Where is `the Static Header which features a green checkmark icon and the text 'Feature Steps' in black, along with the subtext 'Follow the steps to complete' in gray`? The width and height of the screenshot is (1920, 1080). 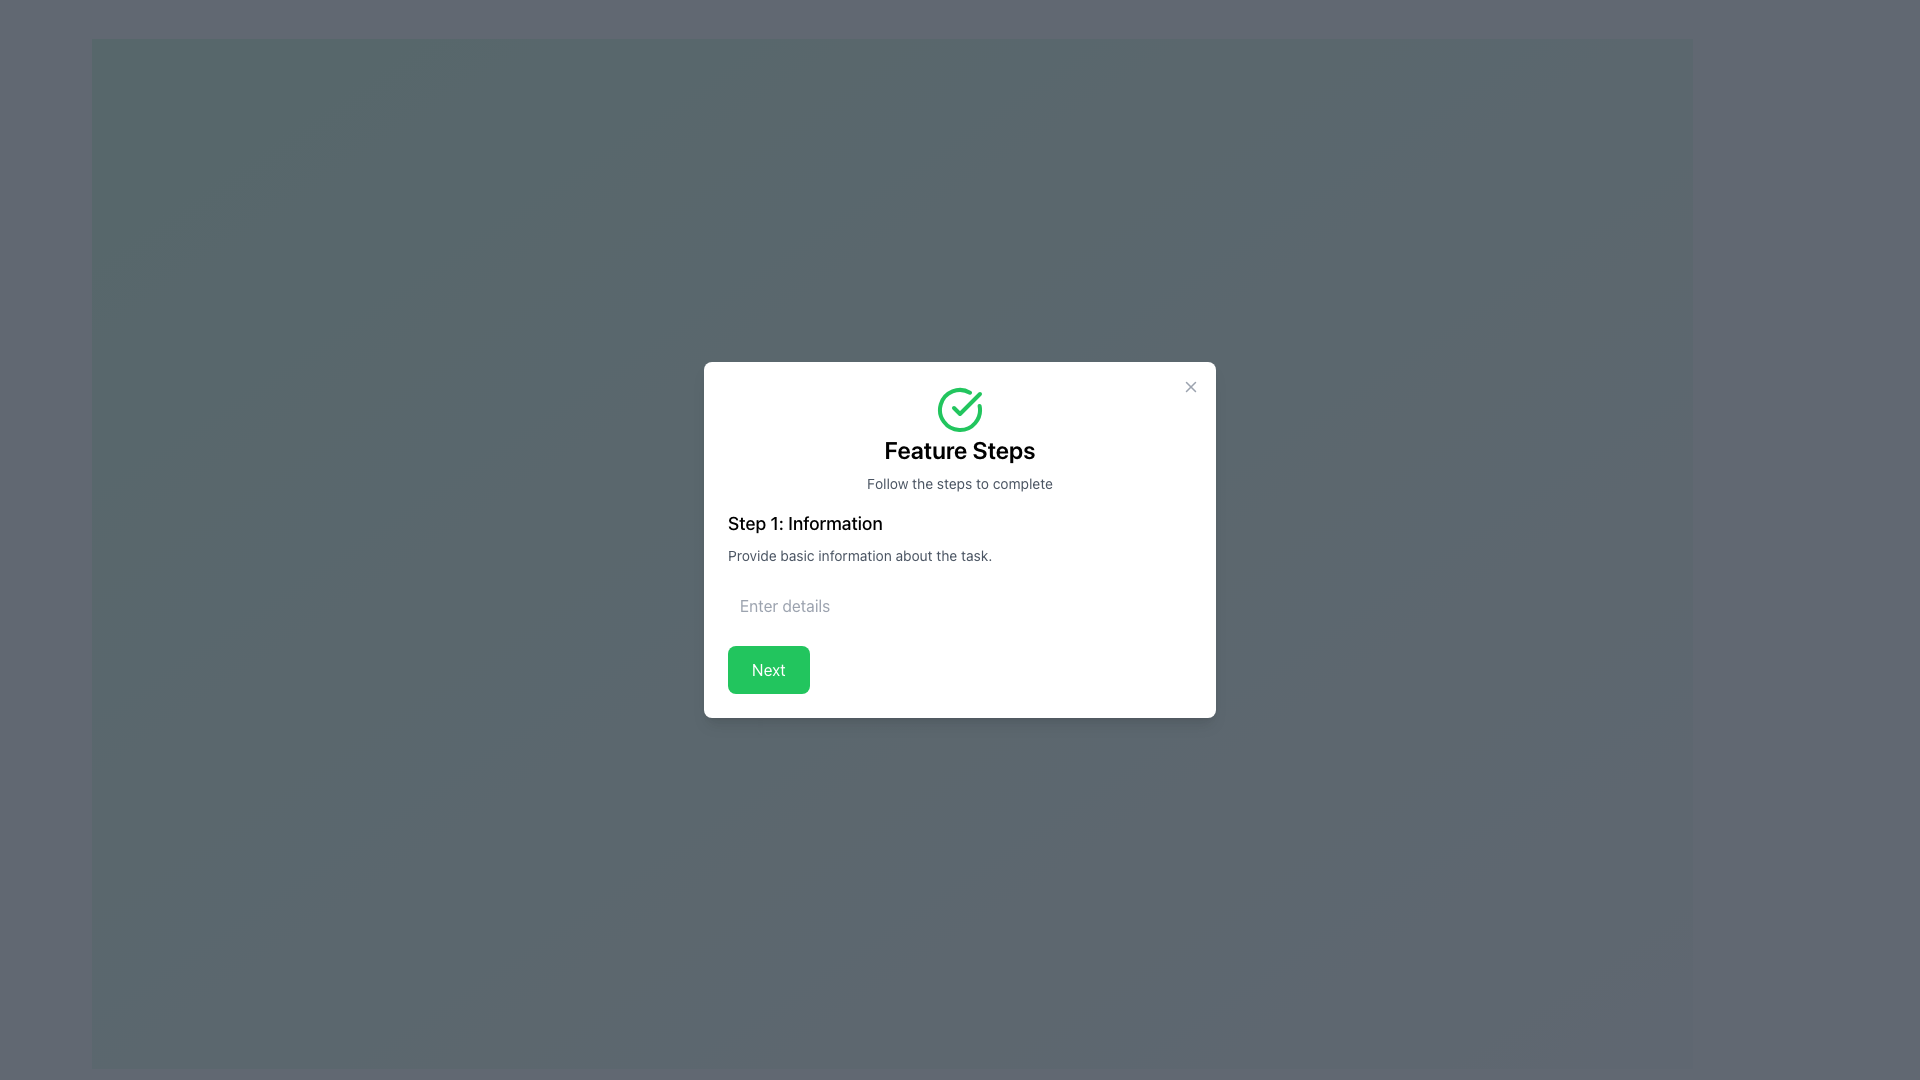
the Static Header which features a green checkmark icon and the text 'Feature Steps' in black, along with the subtext 'Follow the steps to complete' in gray is located at coordinates (960, 438).